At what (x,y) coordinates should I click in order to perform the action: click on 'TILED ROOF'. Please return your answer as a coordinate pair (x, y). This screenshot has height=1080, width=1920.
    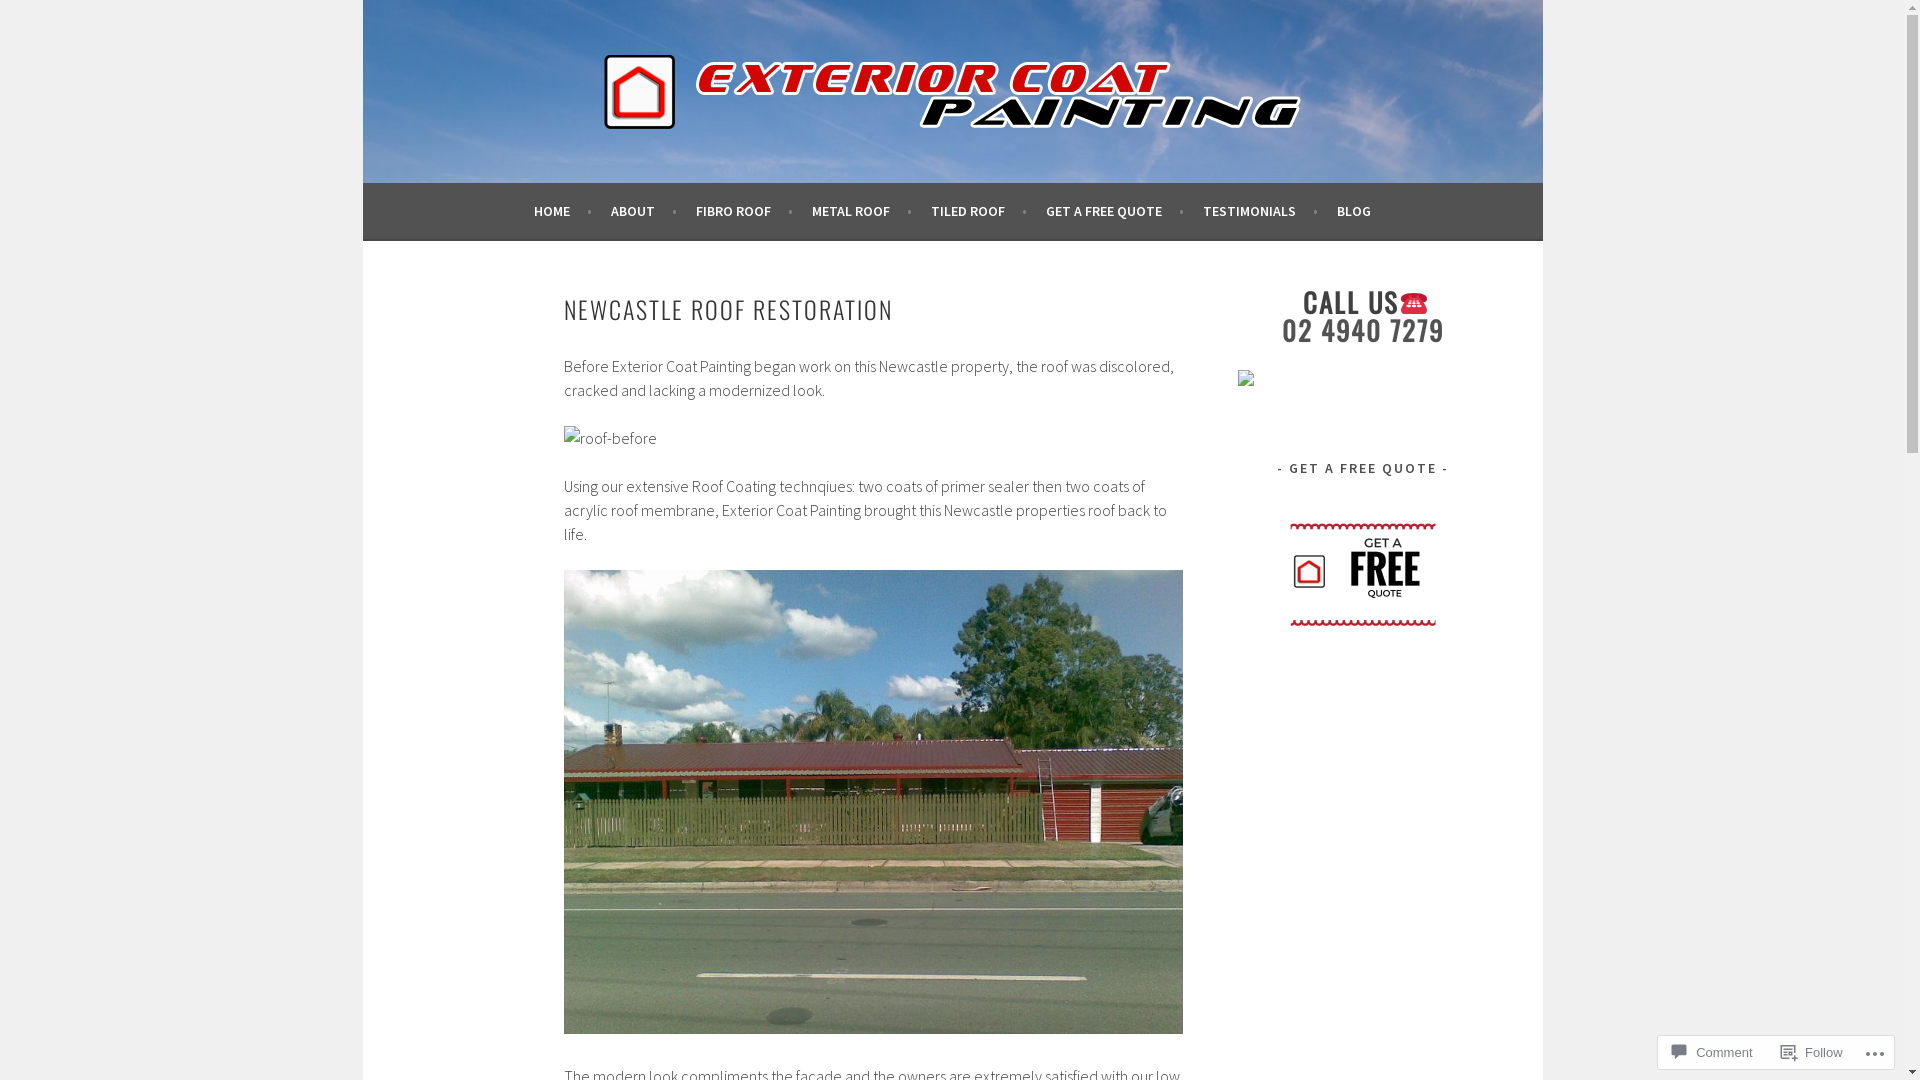
    Looking at the image, I should click on (979, 211).